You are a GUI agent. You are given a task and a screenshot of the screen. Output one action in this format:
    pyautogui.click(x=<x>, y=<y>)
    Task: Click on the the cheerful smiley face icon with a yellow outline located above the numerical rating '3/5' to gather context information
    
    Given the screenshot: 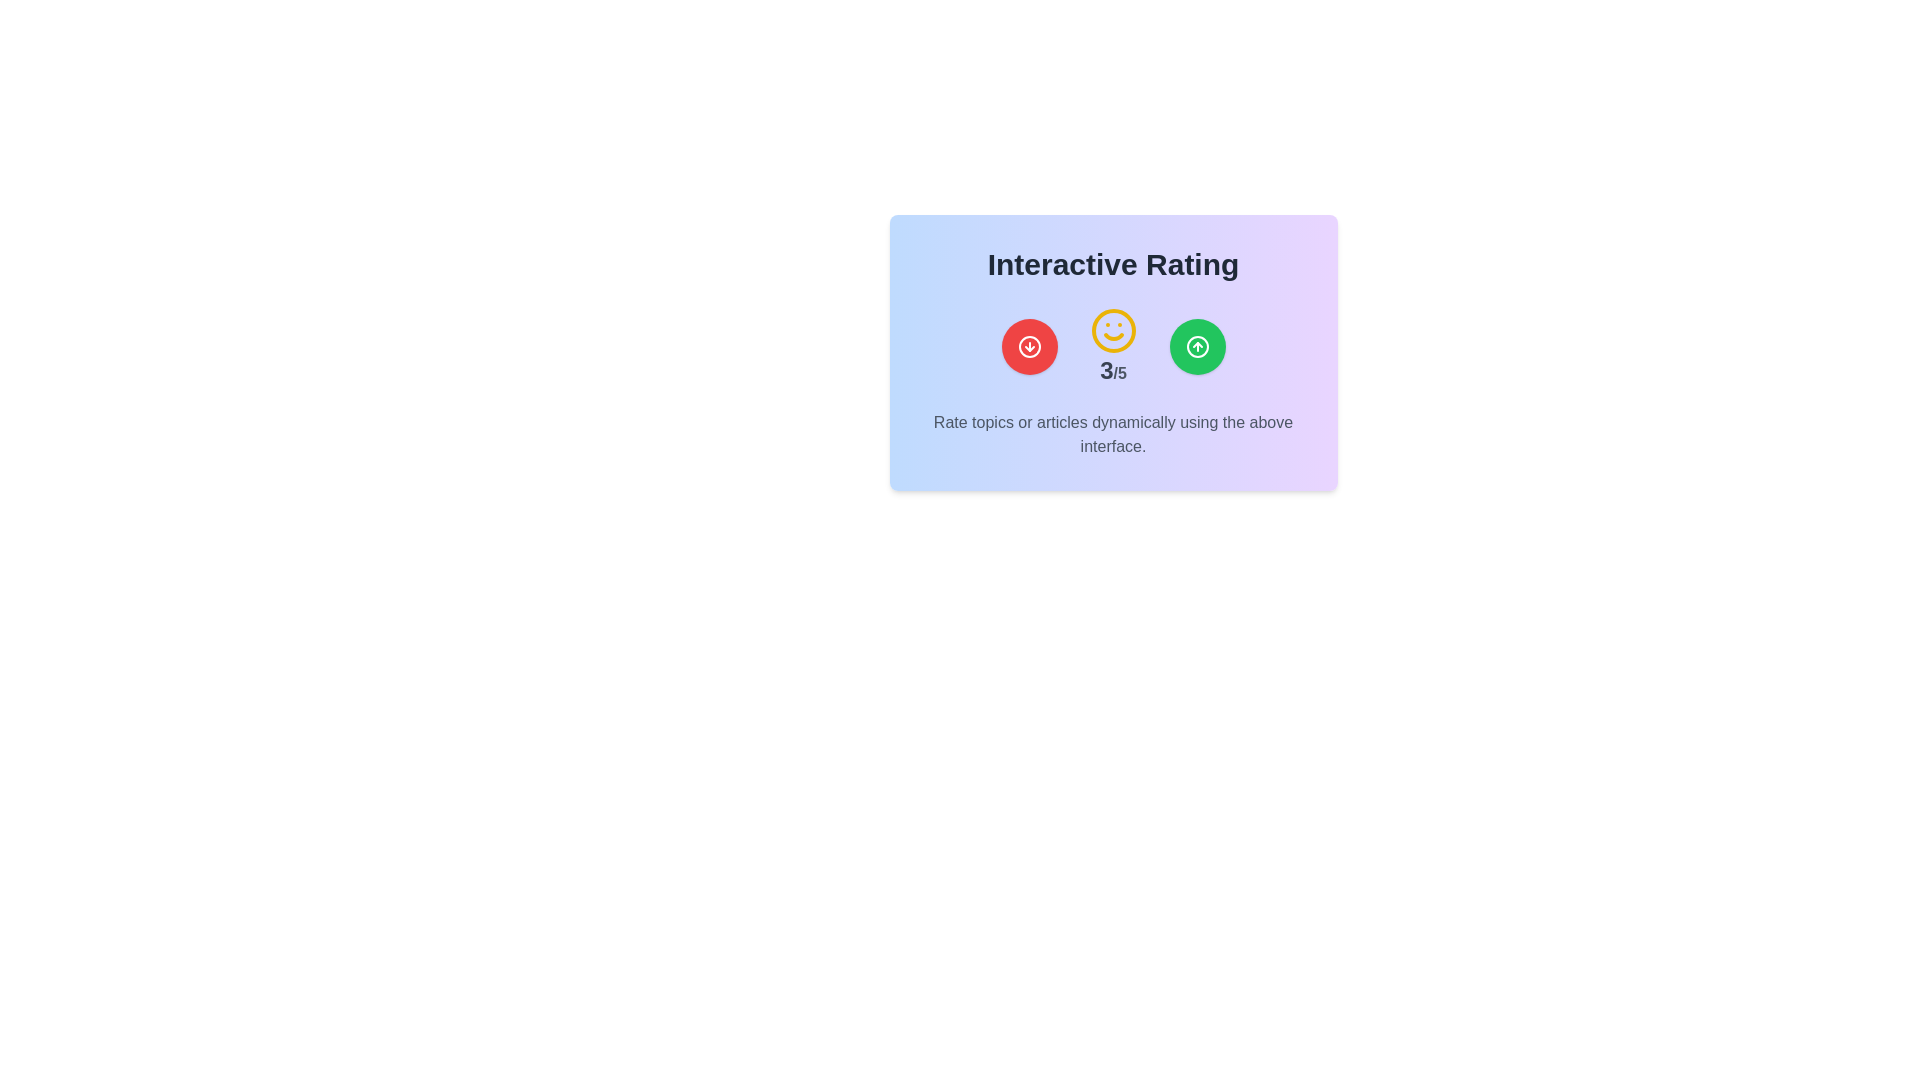 What is the action you would take?
    pyautogui.click(x=1112, y=330)
    